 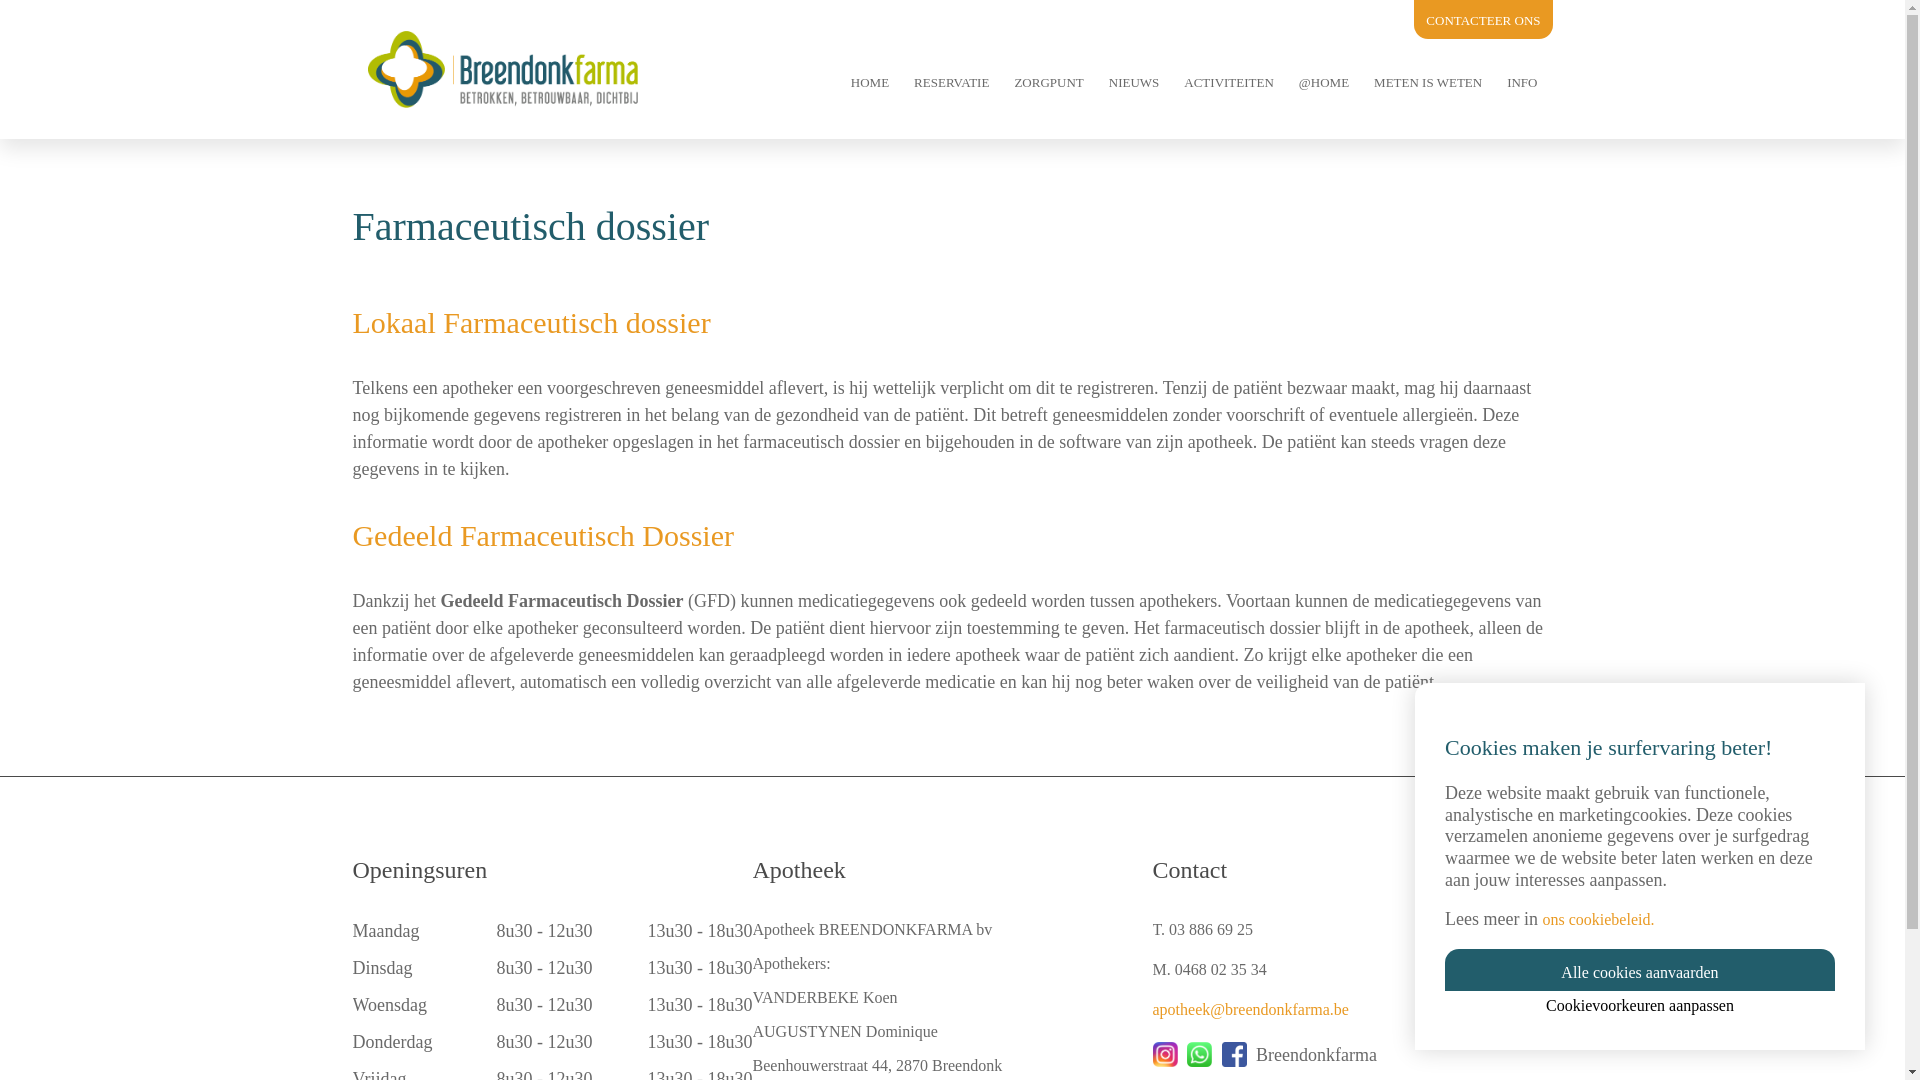 What do you see at coordinates (1597, 919) in the screenshot?
I see `'ons cookiebeleid.'` at bounding box center [1597, 919].